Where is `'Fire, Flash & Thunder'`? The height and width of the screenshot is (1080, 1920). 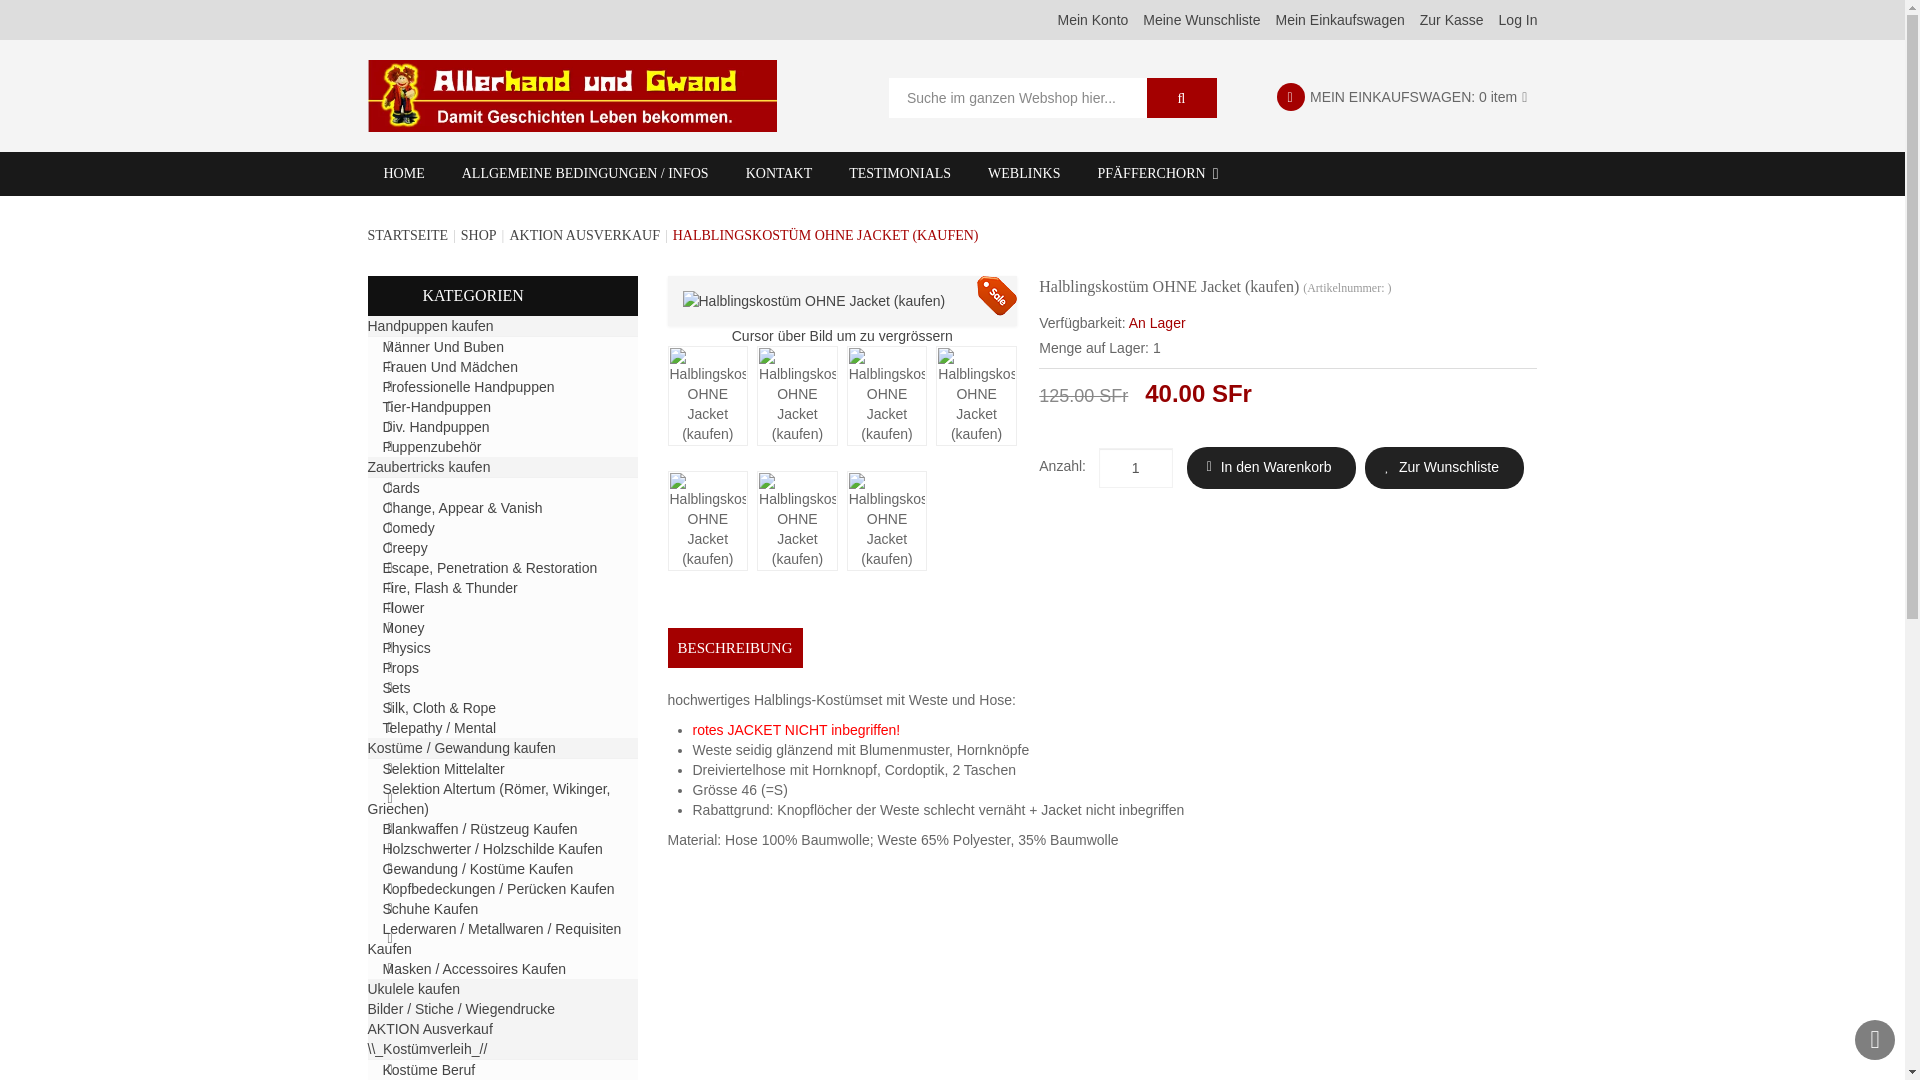 'Fire, Flash & Thunder' is located at coordinates (448, 586).